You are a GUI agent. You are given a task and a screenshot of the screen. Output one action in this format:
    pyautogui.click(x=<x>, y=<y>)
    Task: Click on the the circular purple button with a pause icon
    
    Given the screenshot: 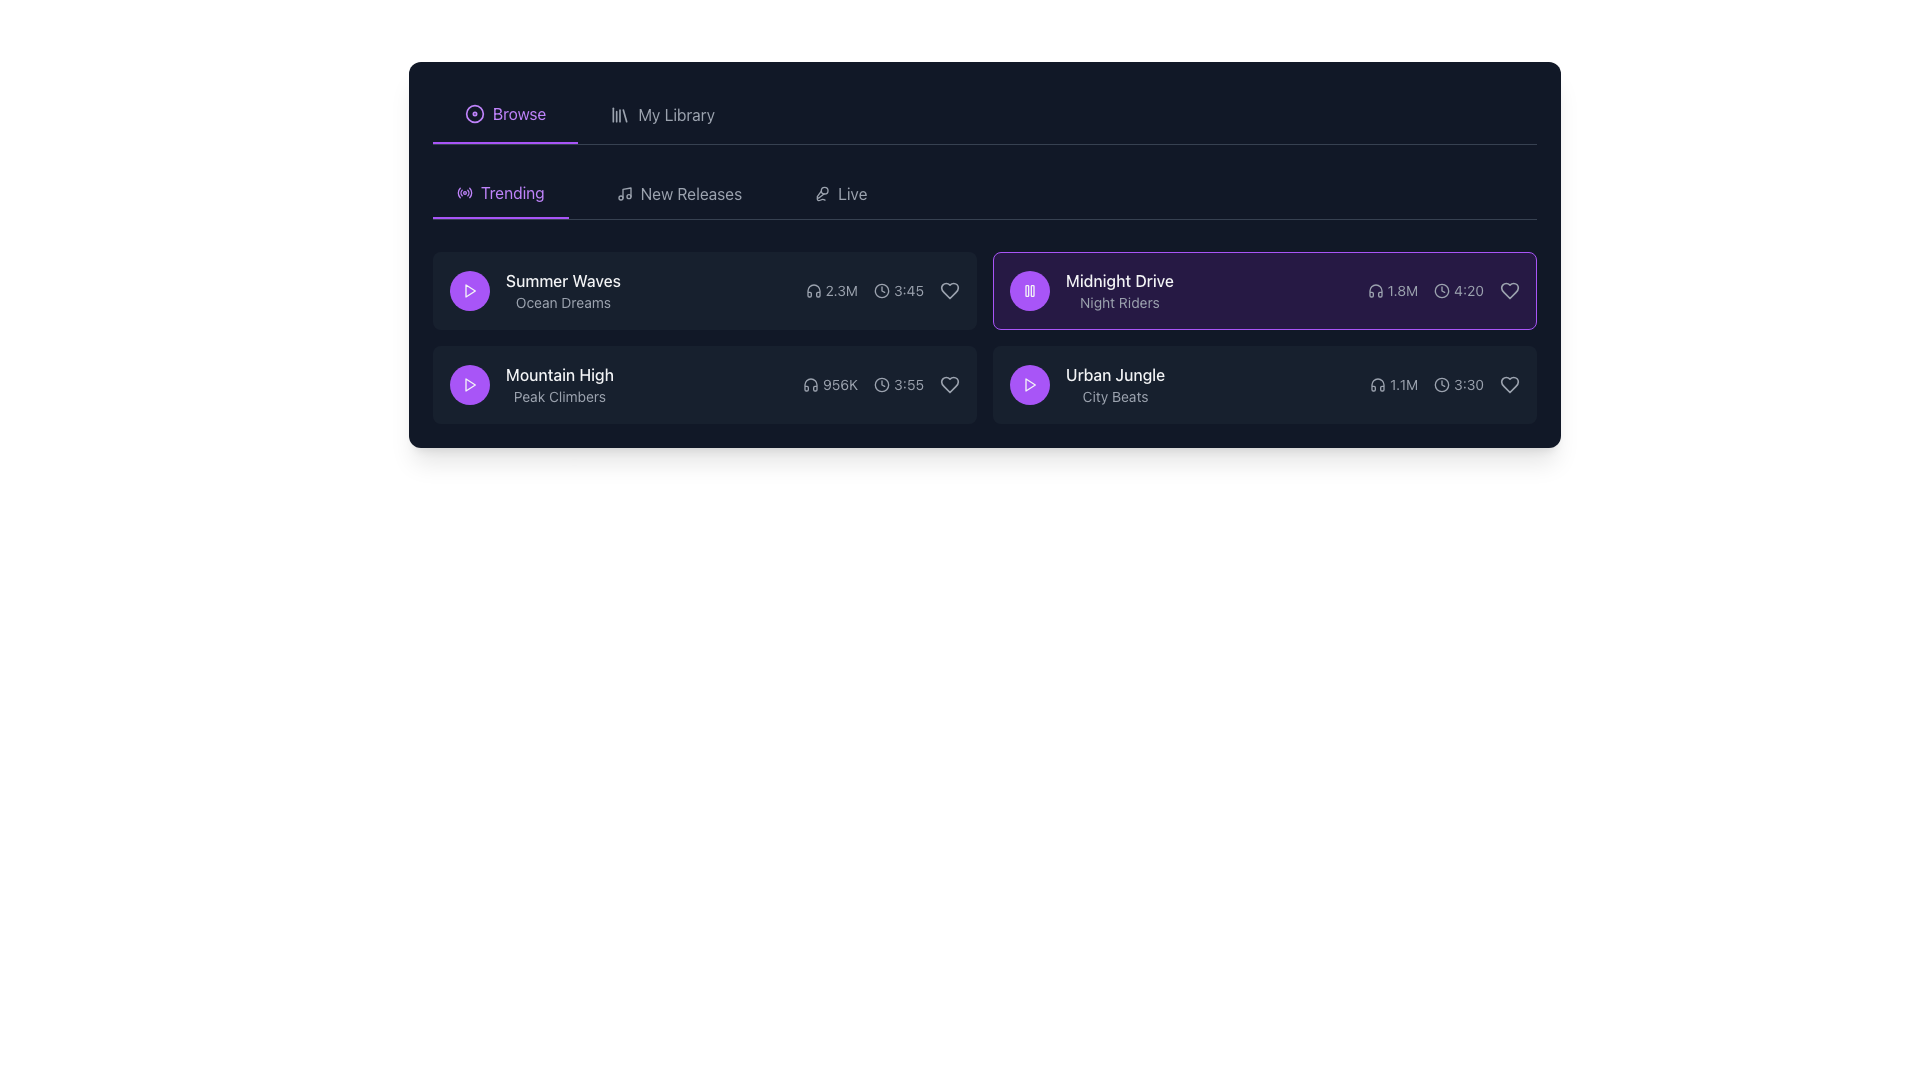 What is the action you would take?
    pyautogui.click(x=1030, y=290)
    